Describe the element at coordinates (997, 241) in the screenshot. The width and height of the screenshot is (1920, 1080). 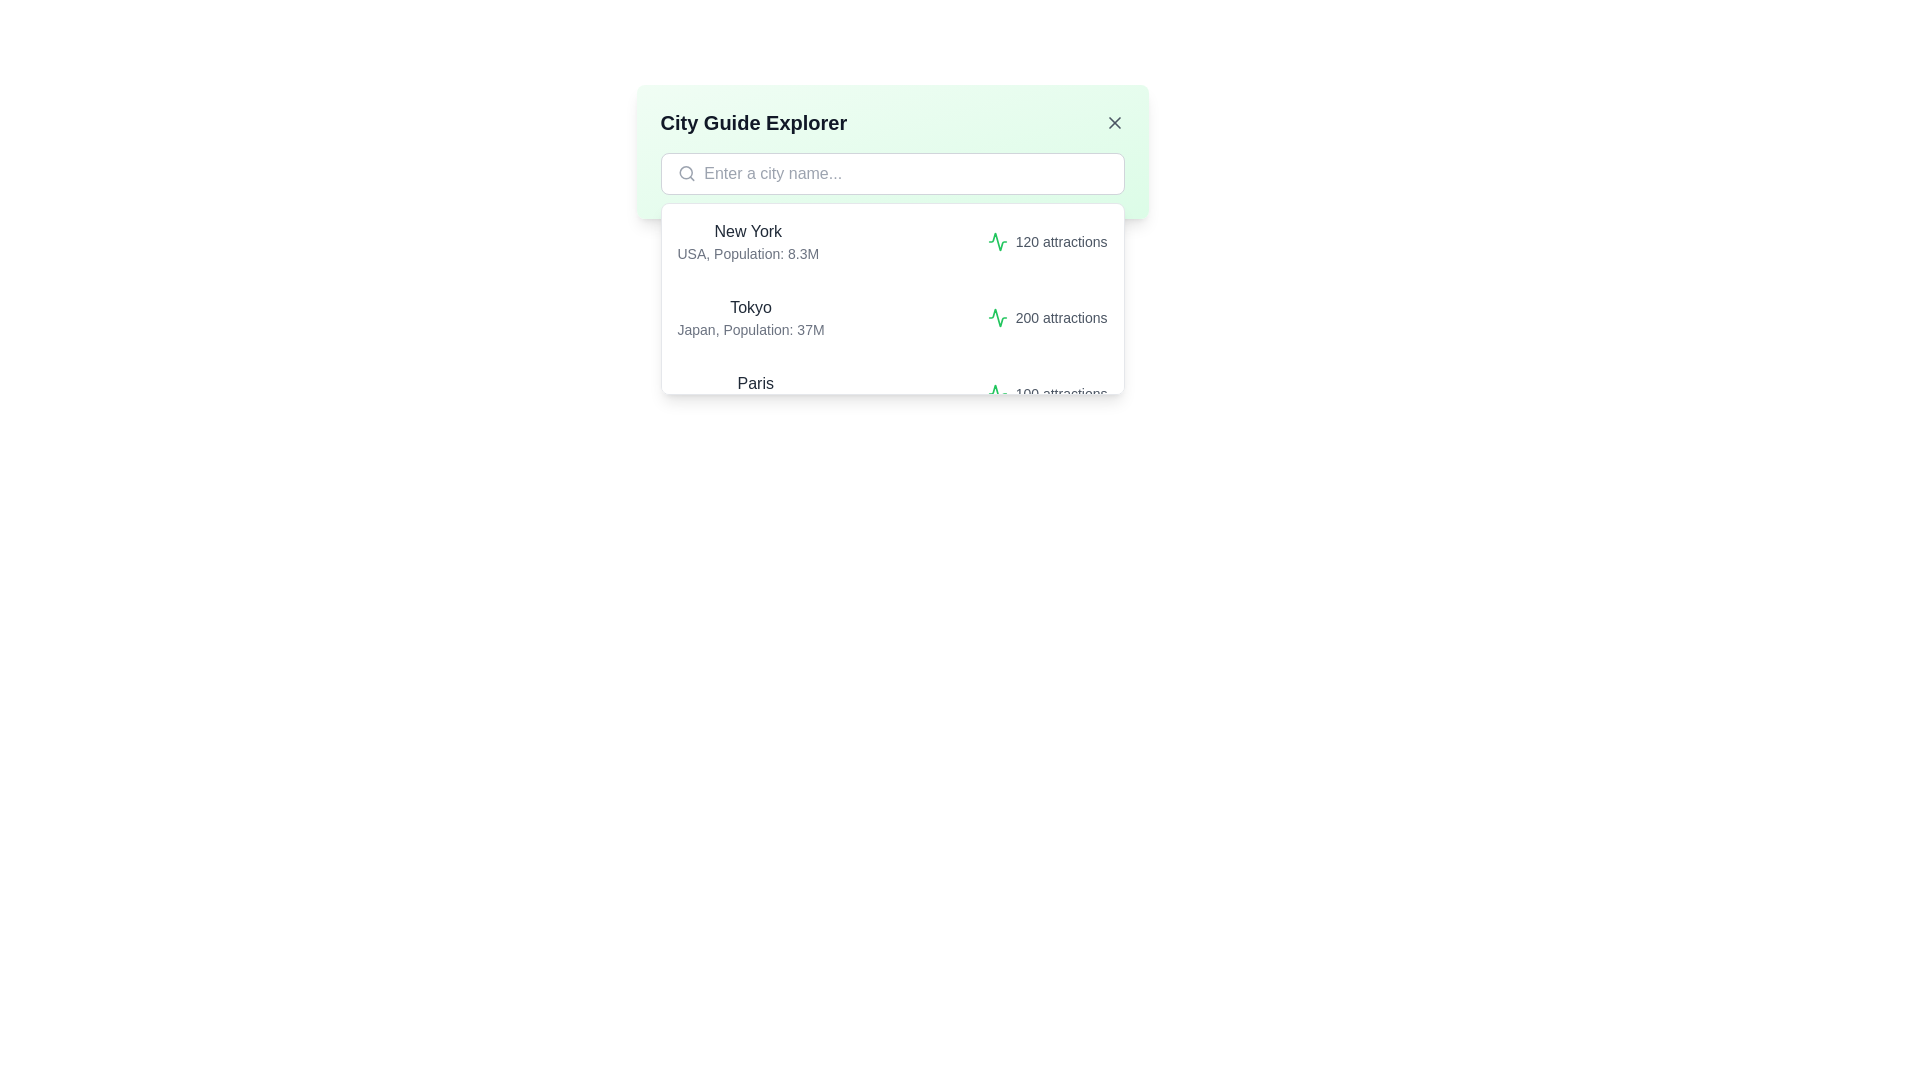
I see `the green zigzag-shaped heartbeat monitor icon located in the second row next to the city 'Tokyo'` at that location.